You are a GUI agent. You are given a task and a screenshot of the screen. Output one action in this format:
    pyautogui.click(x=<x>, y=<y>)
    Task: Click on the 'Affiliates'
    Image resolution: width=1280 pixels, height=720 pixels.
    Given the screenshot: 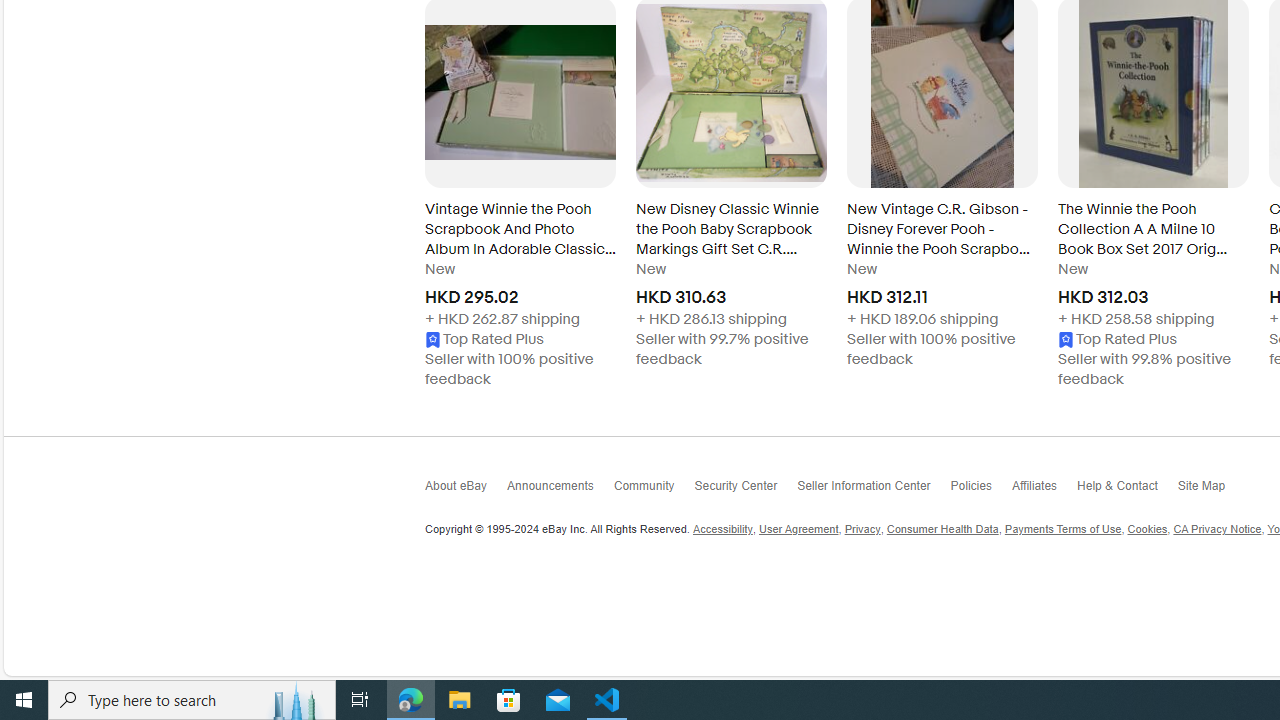 What is the action you would take?
    pyautogui.click(x=1043, y=491)
    